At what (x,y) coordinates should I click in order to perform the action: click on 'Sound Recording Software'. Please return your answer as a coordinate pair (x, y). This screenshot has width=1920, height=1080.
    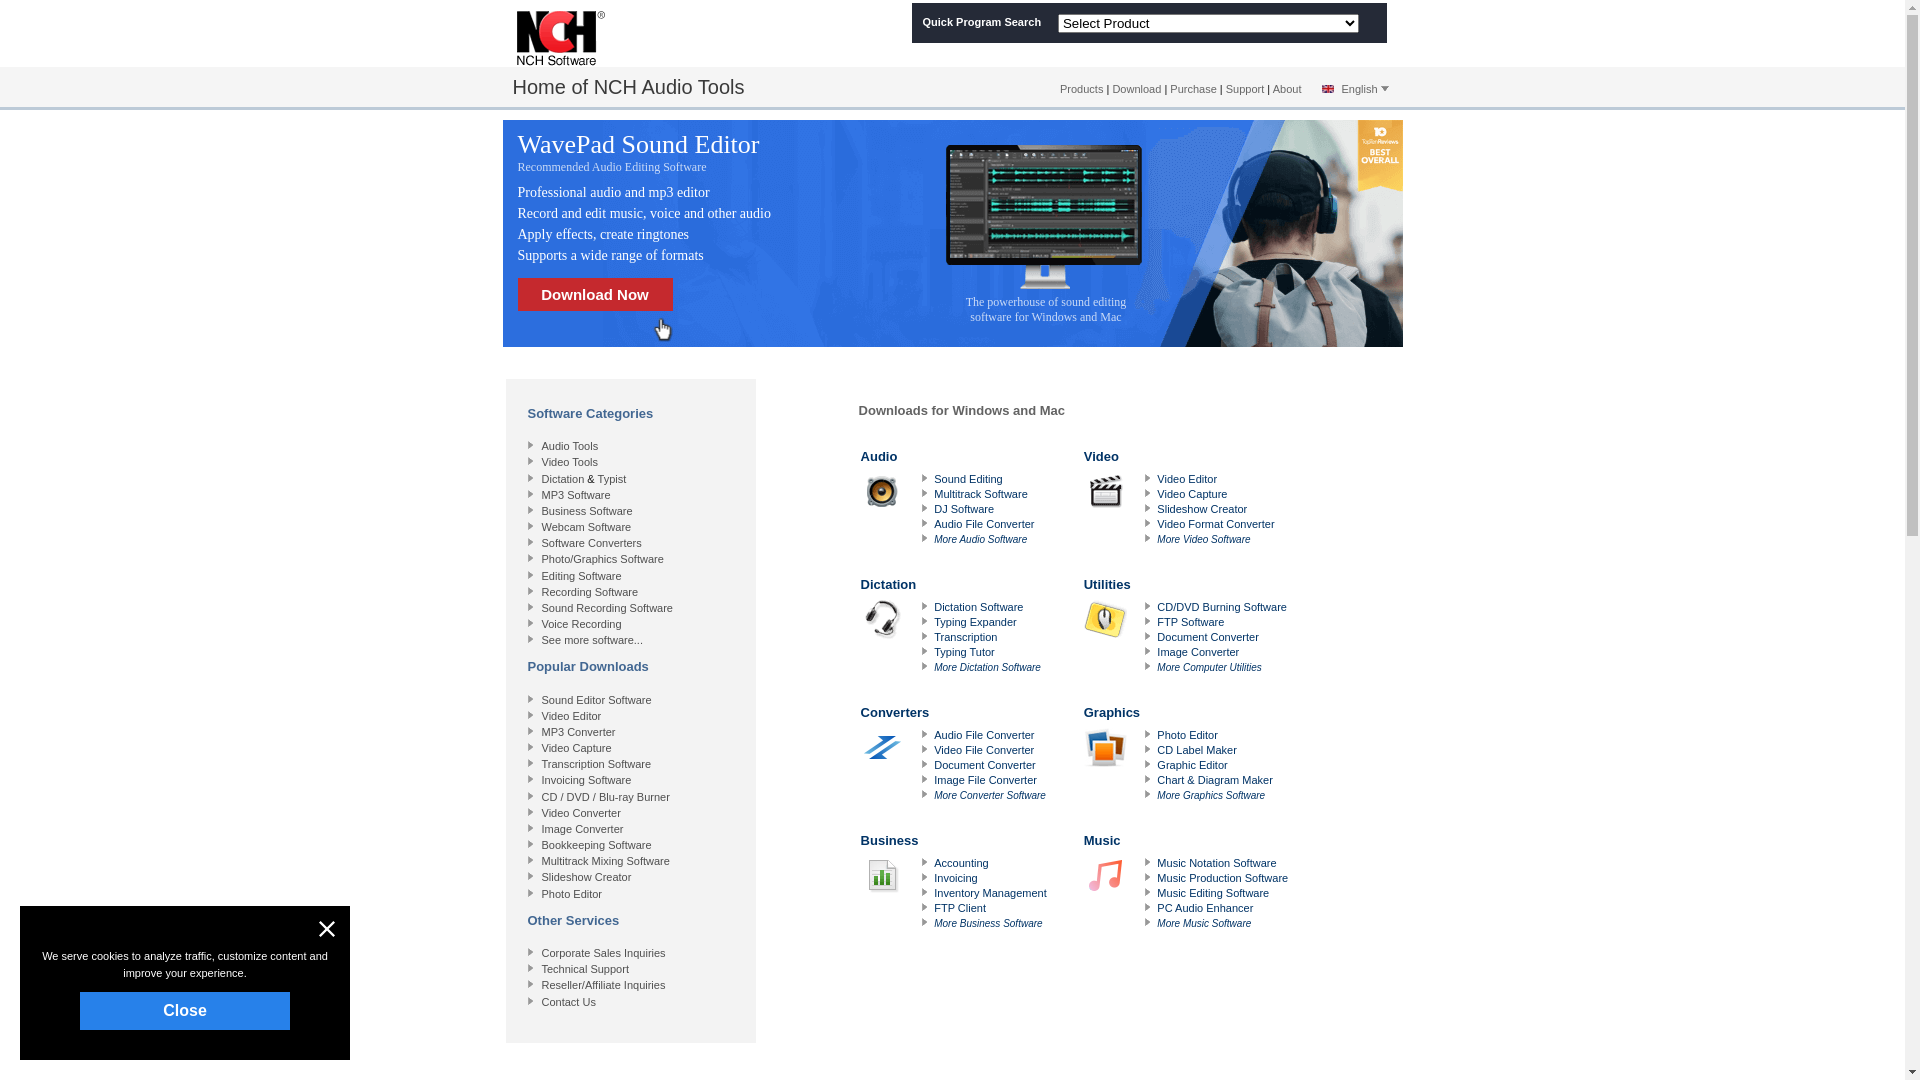
    Looking at the image, I should click on (606, 607).